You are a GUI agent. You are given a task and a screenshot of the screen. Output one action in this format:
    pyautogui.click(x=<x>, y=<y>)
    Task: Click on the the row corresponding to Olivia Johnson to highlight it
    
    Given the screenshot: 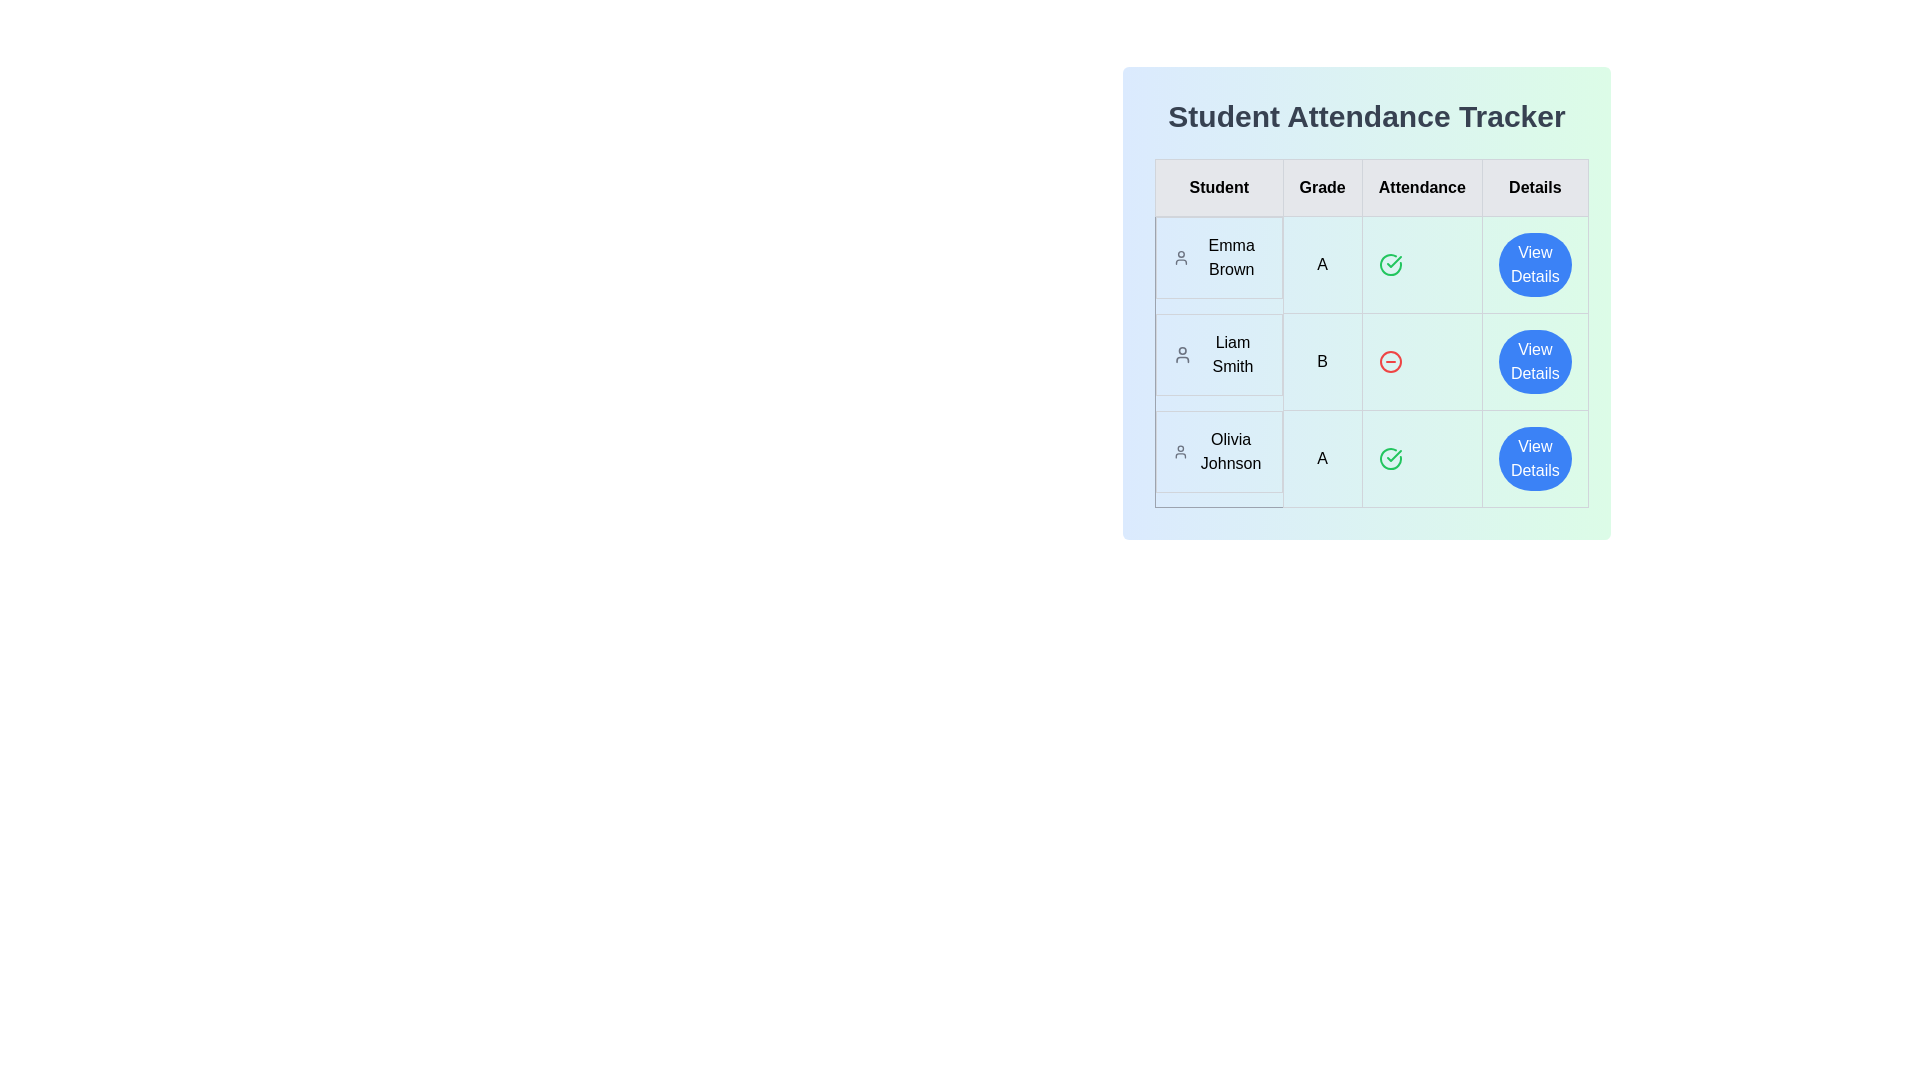 What is the action you would take?
    pyautogui.click(x=1370, y=459)
    